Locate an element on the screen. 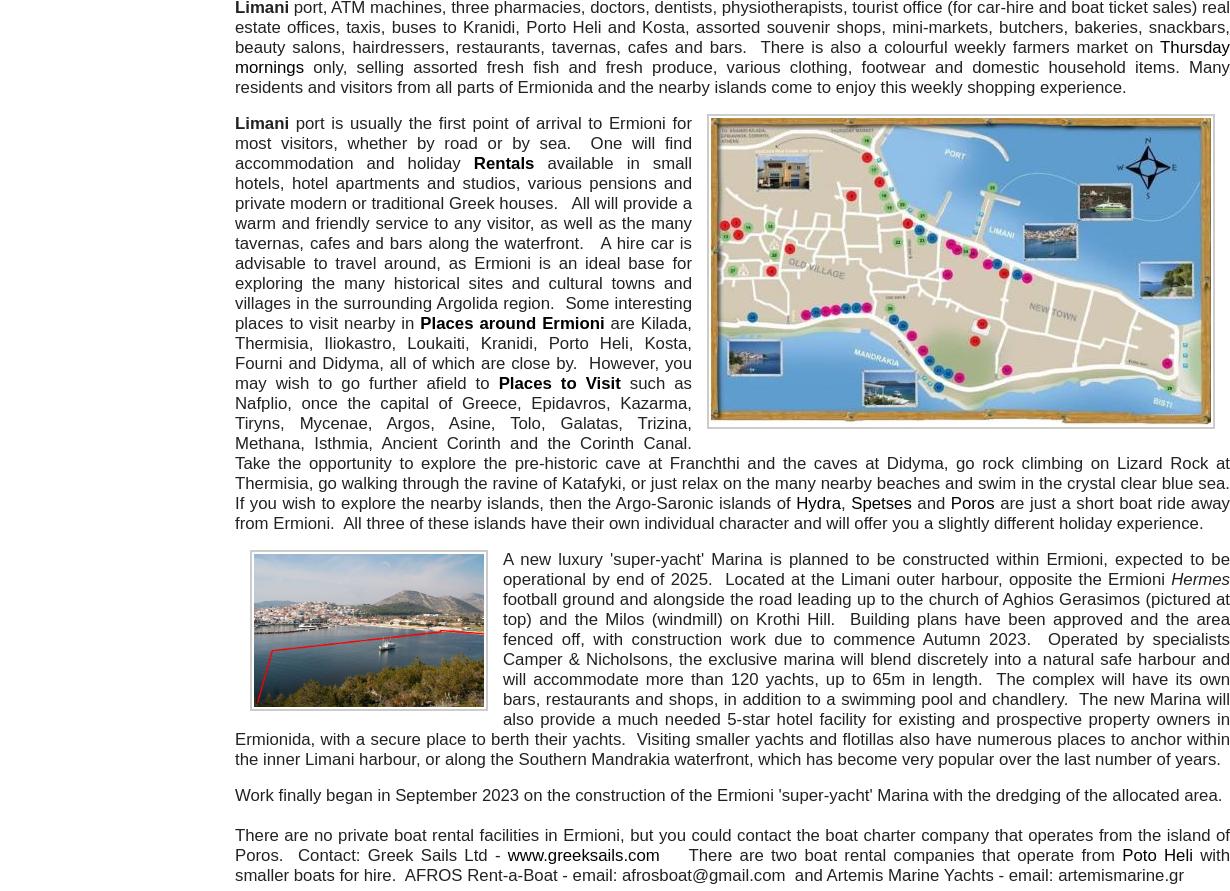 The width and height of the screenshot is (1230, 891). 'only, selling assorted fresh fish and fresh produce, various clothing, footwear and domestic household items. Many residents and visitors from all parts of Ermionida and the nearby islands come to enjoy this weekly shopping experience.' is located at coordinates (732, 77).